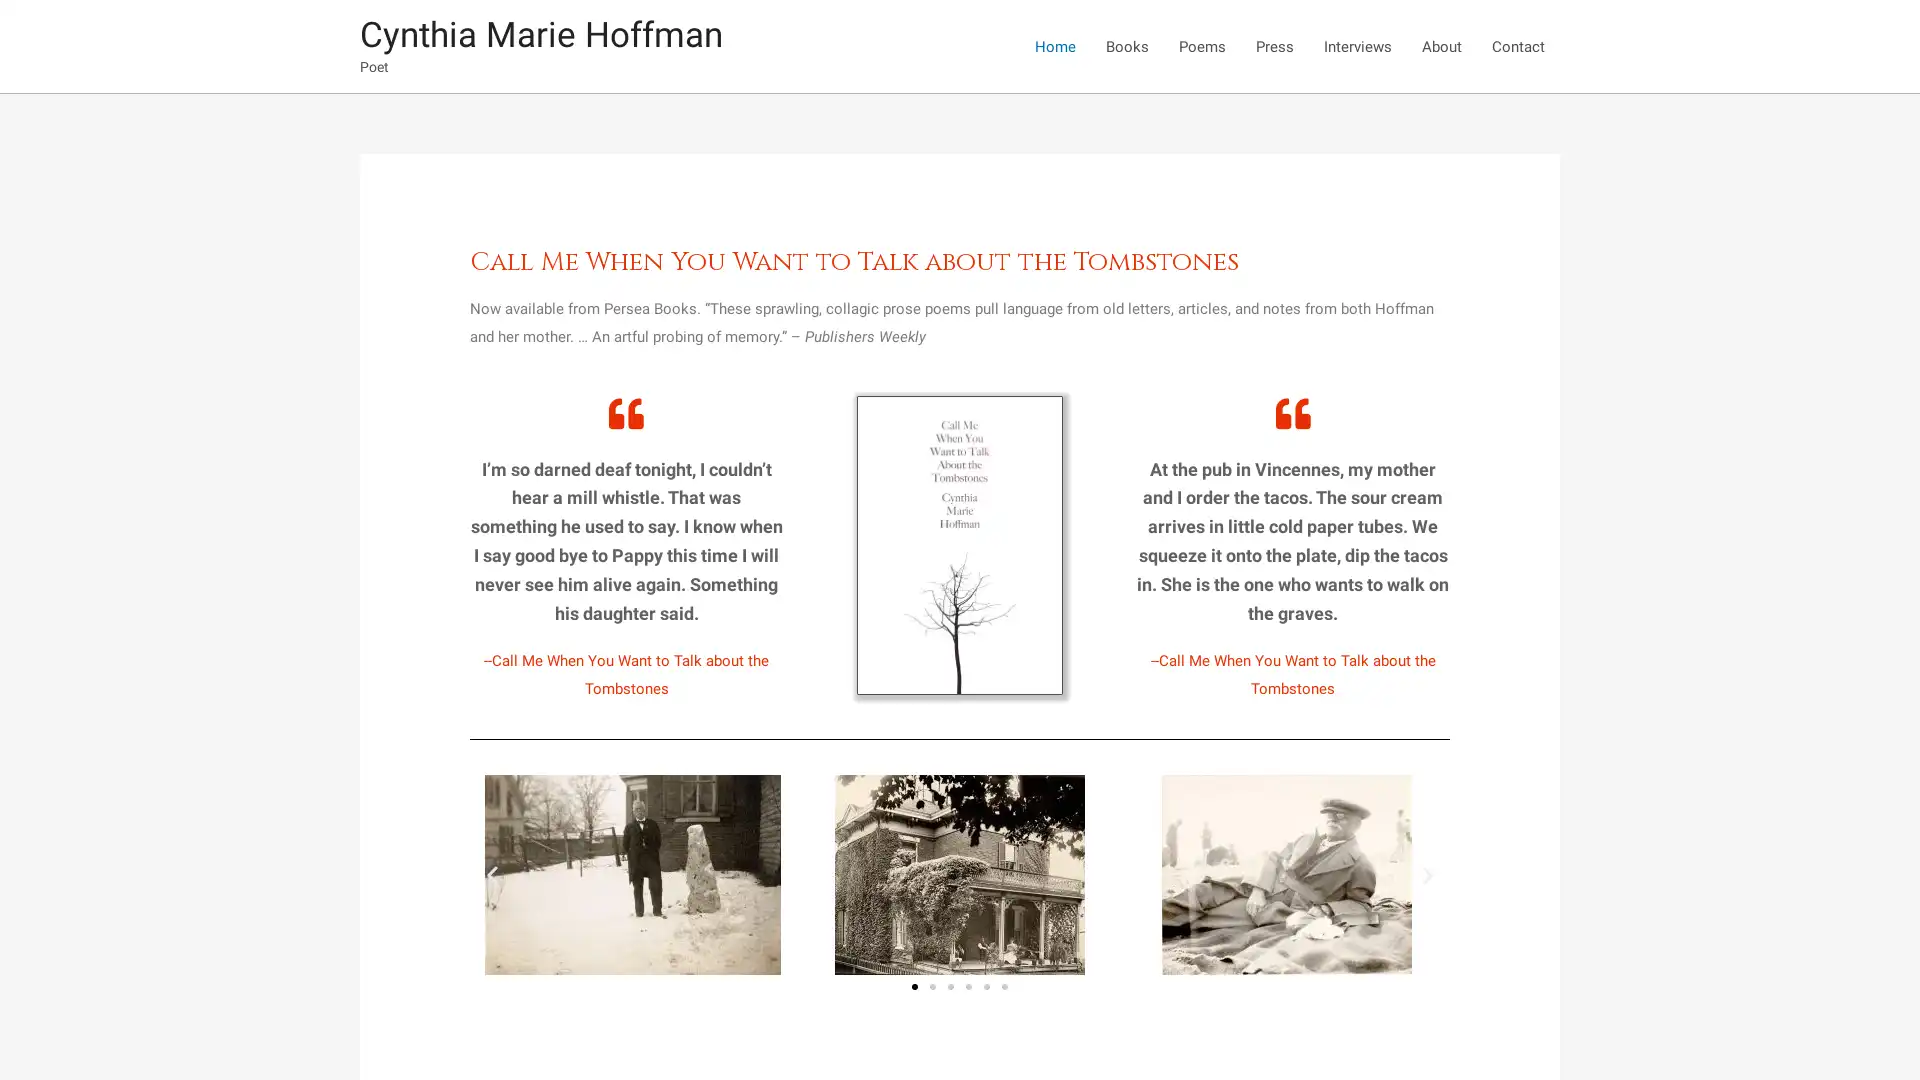 This screenshot has height=1080, width=1920. What do you see at coordinates (914, 986) in the screenshot?
I see `Go to slide 1` at bounding box center [914, 986].